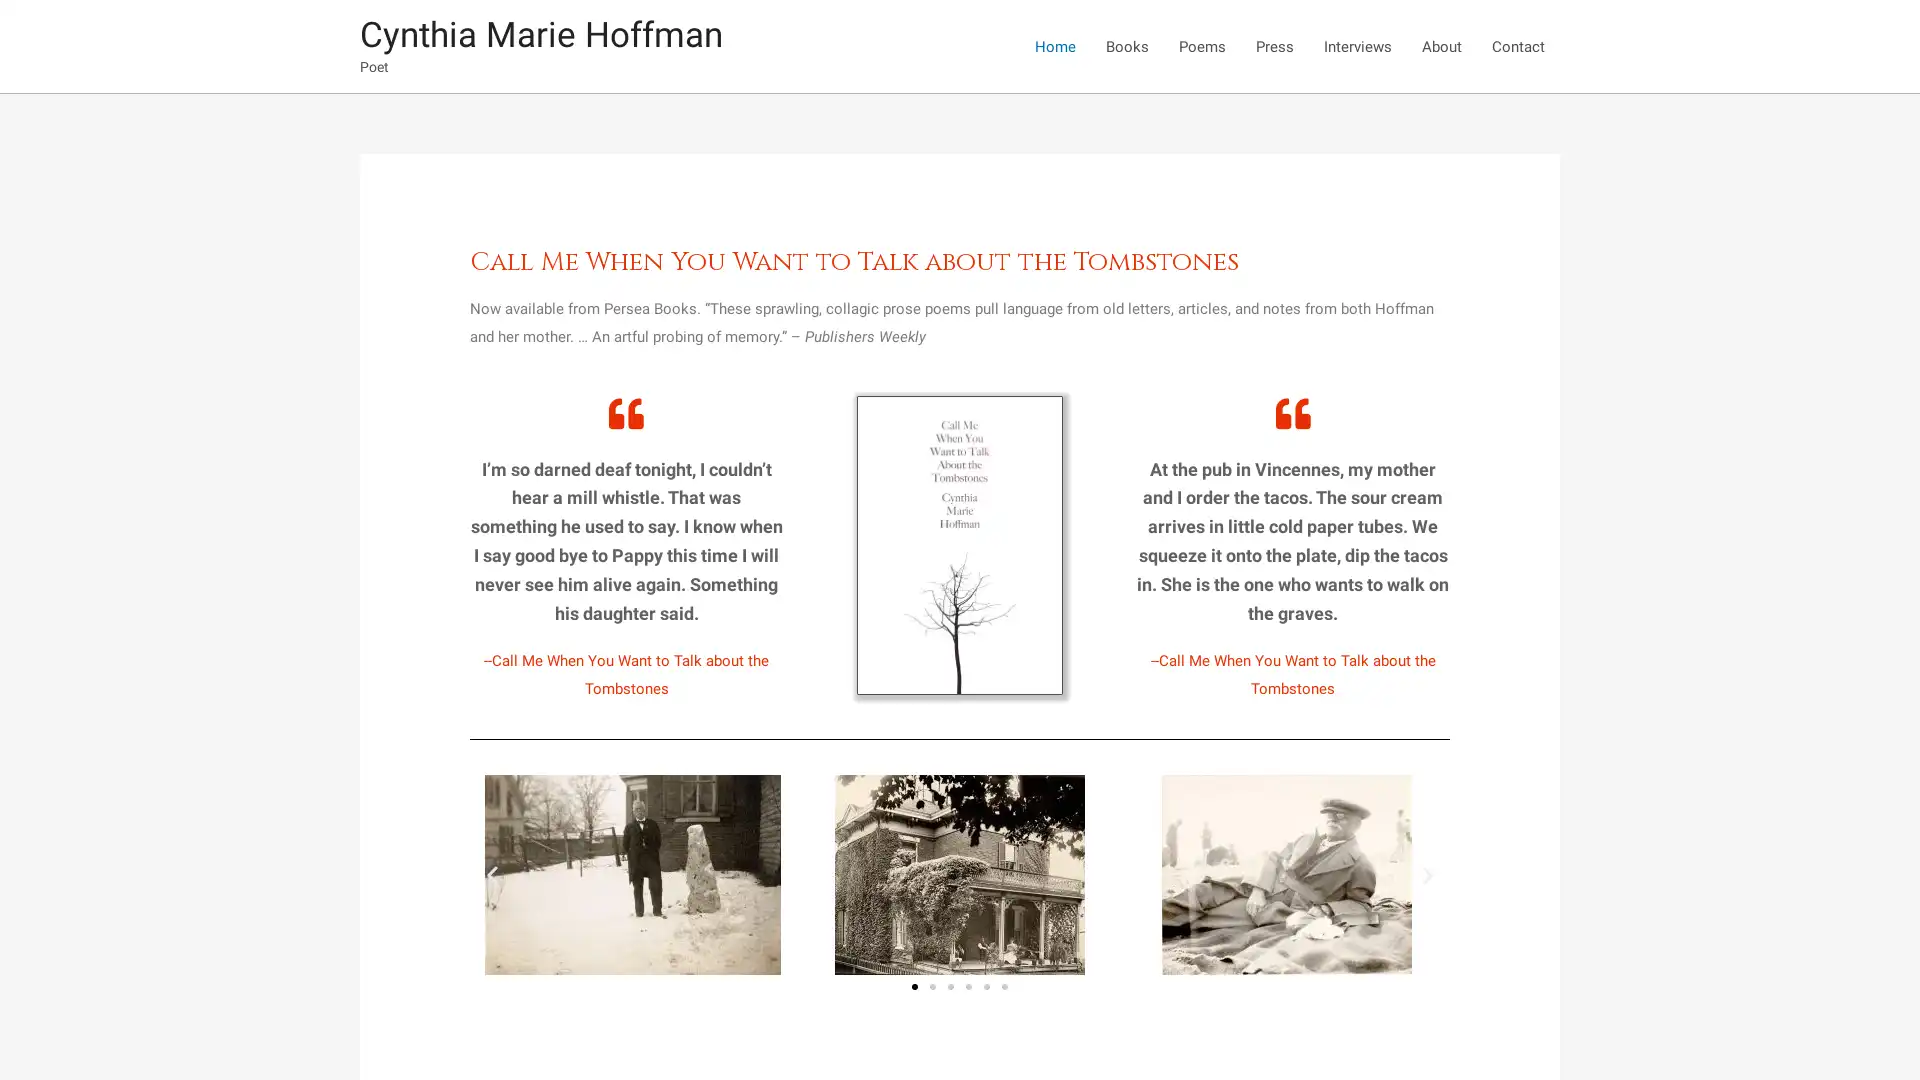 This screenshot has height=1080, width=1920. What do you see at coordinates (914, 986) in the screenshot?
I see `Go to slide 1` at bounding box center [914, 986].